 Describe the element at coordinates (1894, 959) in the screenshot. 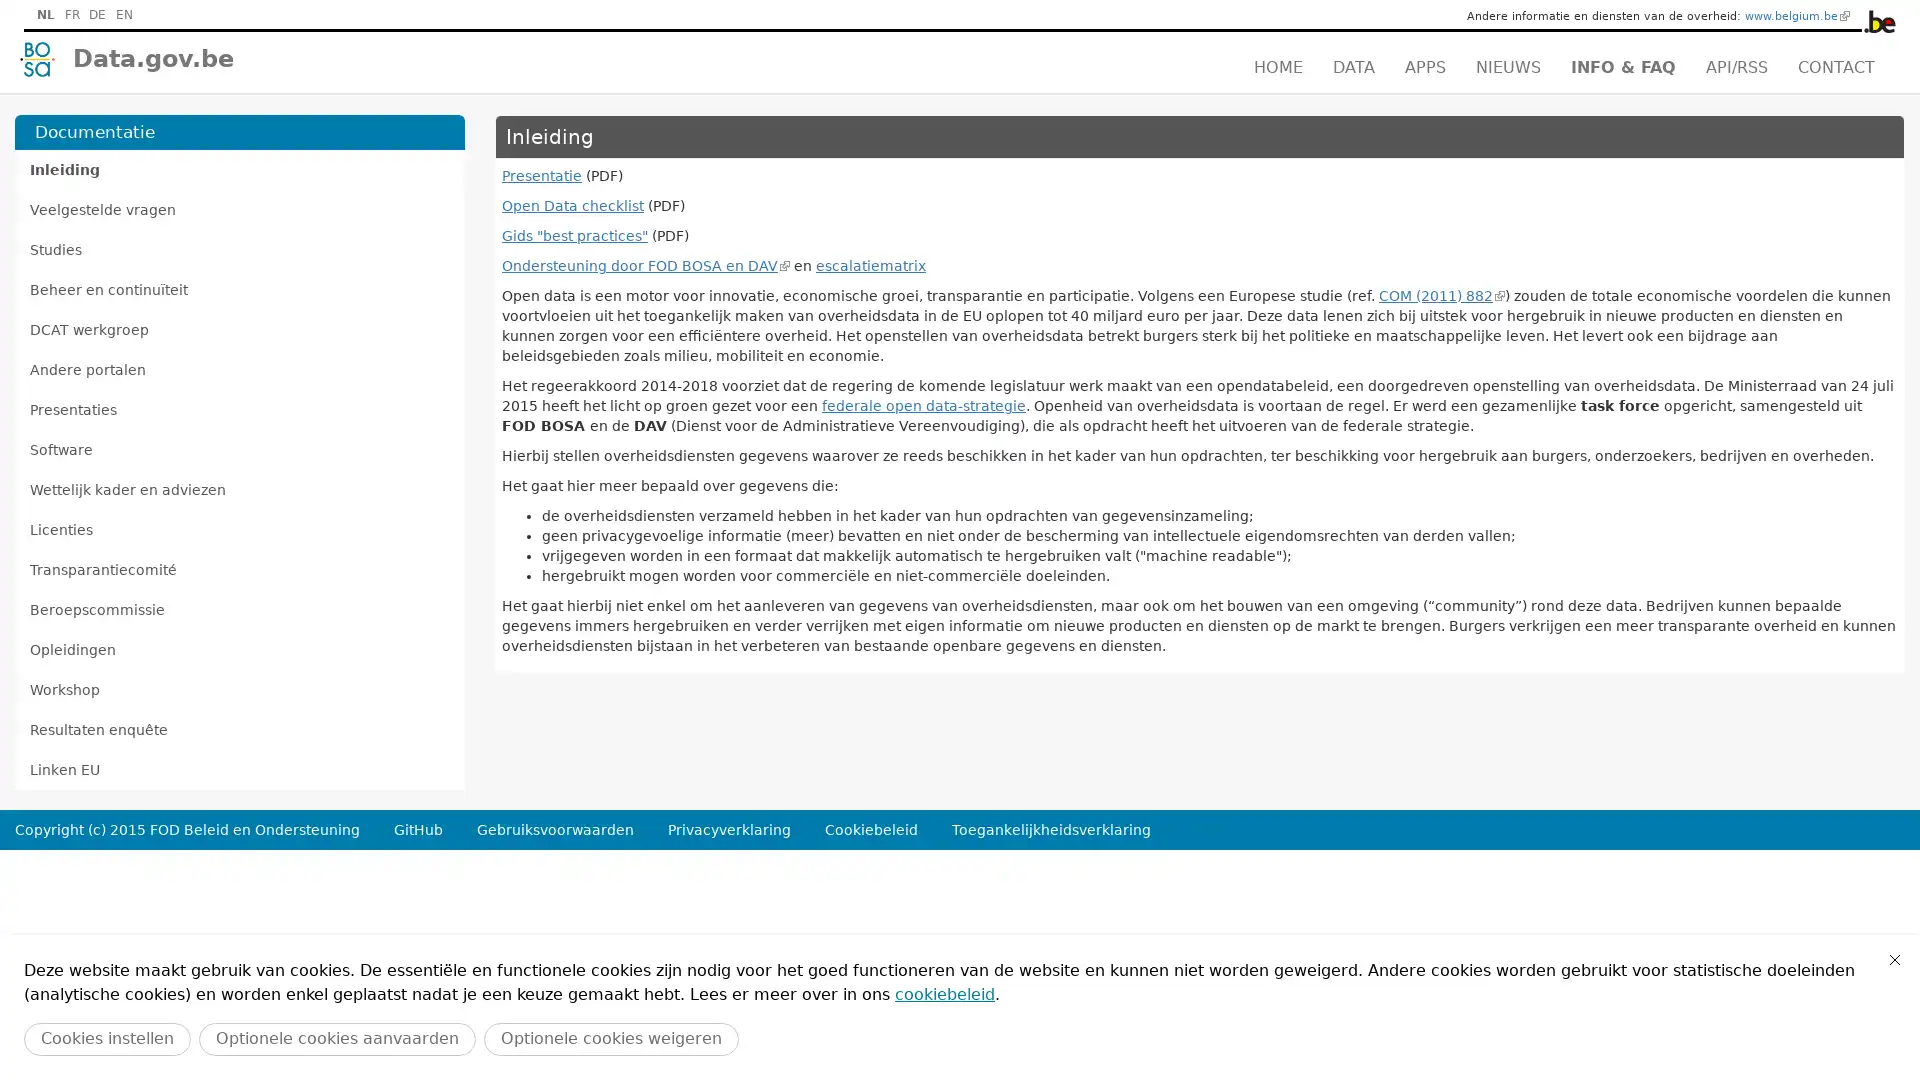

I see `Sluiten` at that location.